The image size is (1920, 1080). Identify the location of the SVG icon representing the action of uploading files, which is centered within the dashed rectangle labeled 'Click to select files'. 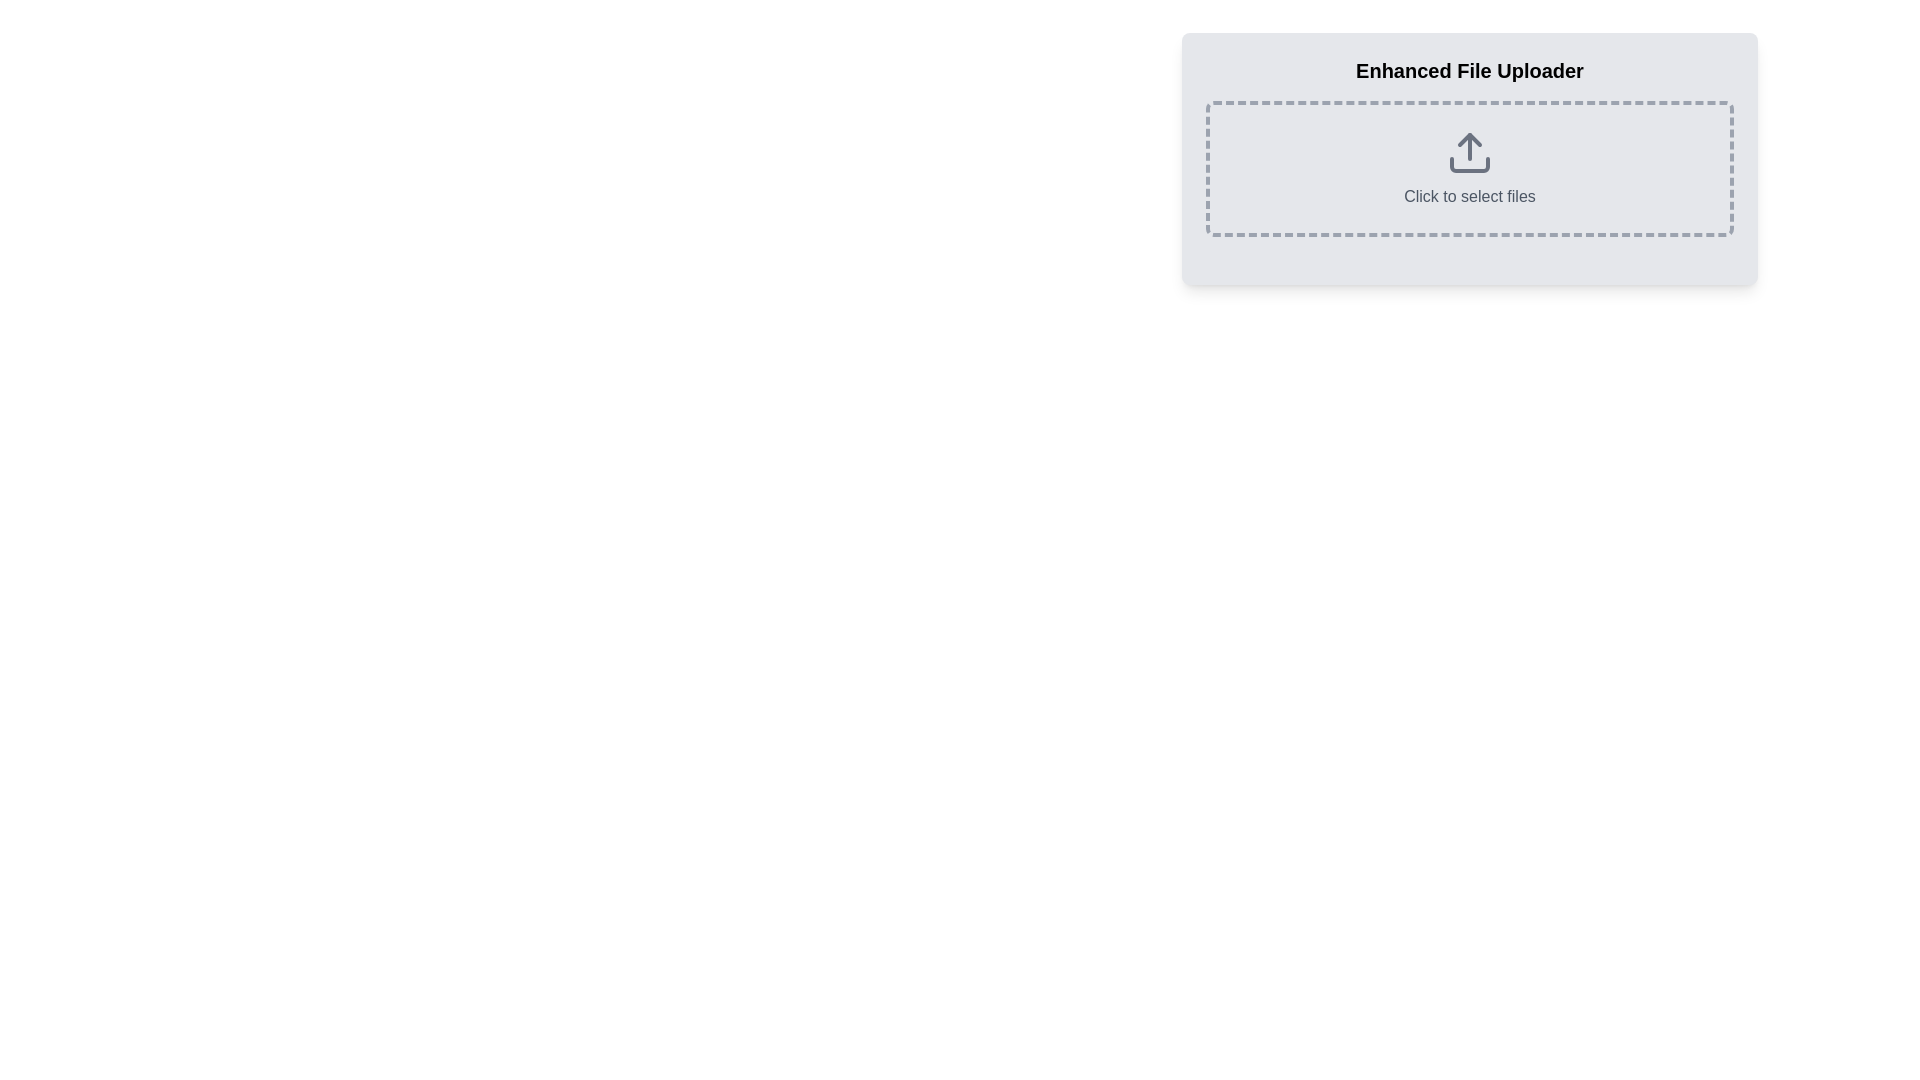
(1469, 152).